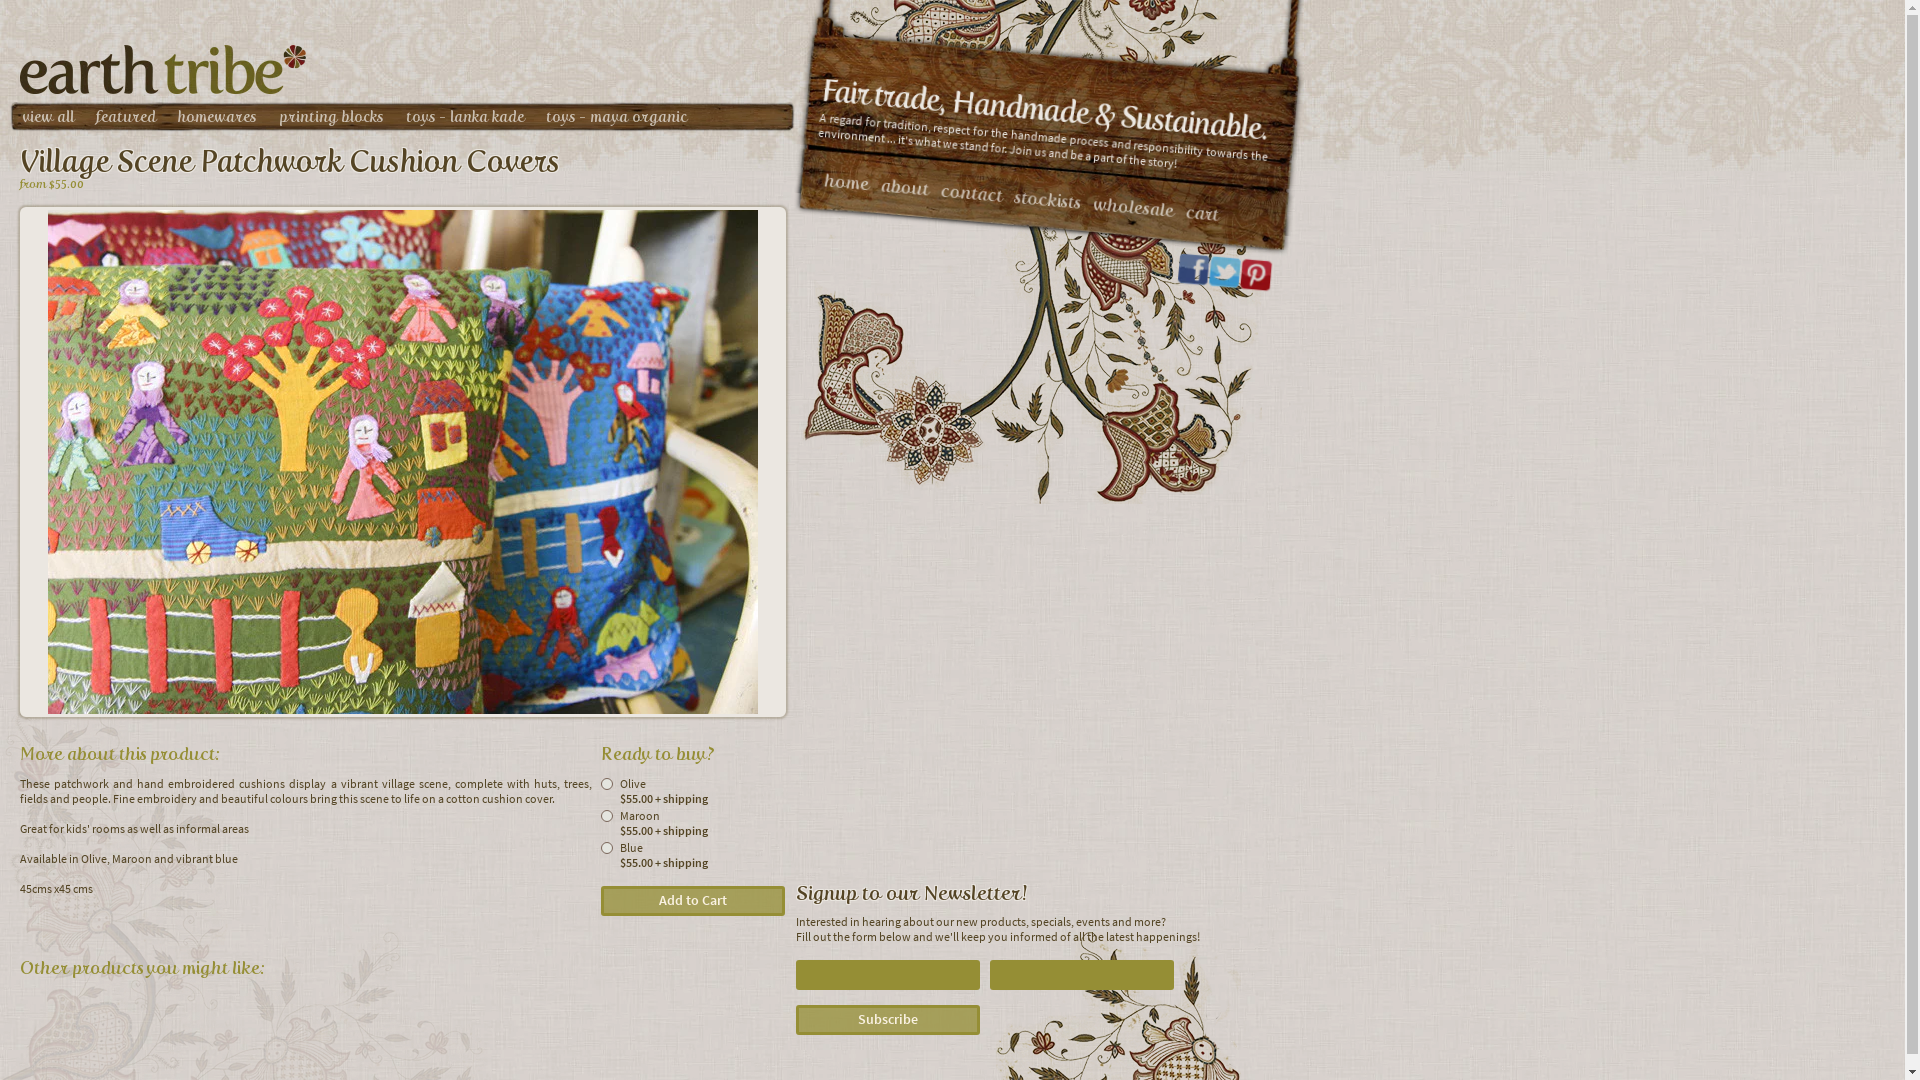 The image size is (1920, 1080). What do you see at coordinates (1080, 974) in the screenshot?
I see `'Email'` at bounding box center [1080, 974].